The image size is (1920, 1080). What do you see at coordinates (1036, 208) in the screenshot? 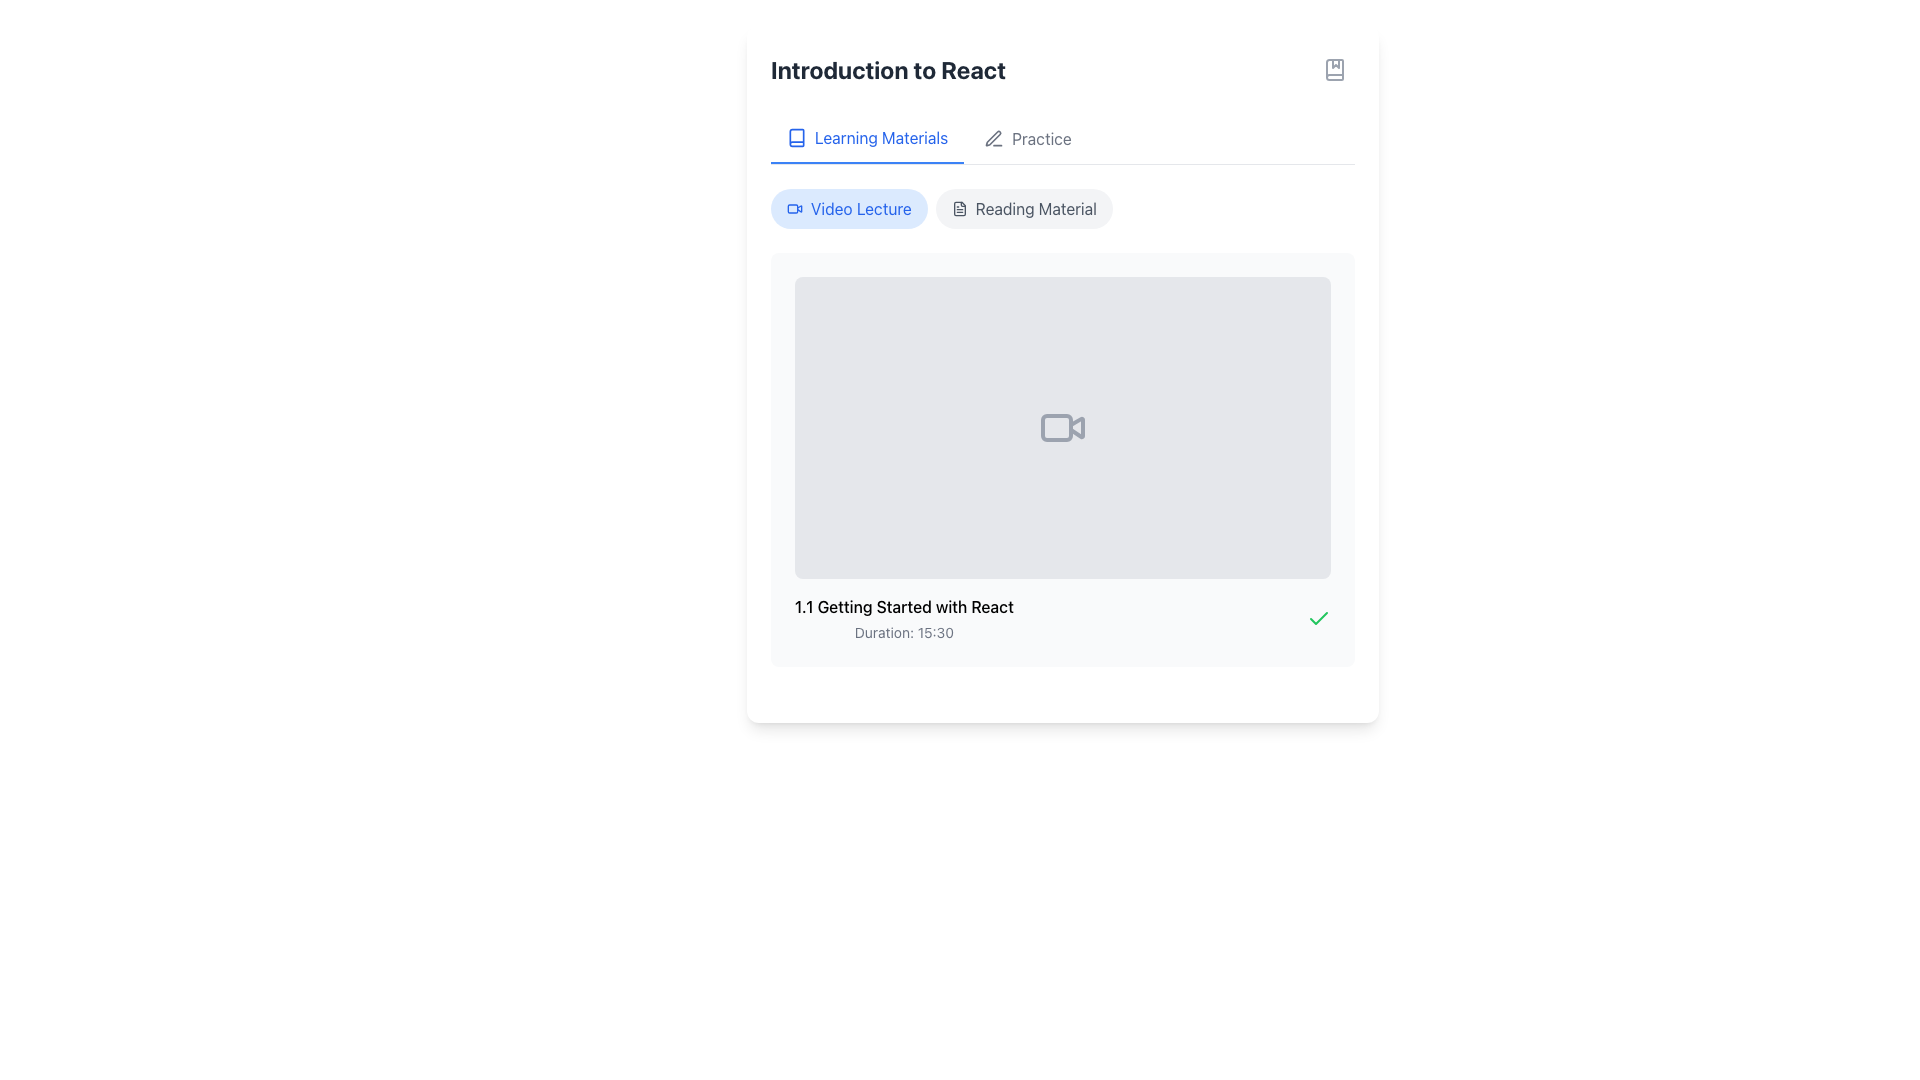
I see `the text label or menu option that provides access to reading materials, located as the third item from the left in a horizontal group, to the right of the 'Video Lecture' element` at bounding box center [1036, 208].